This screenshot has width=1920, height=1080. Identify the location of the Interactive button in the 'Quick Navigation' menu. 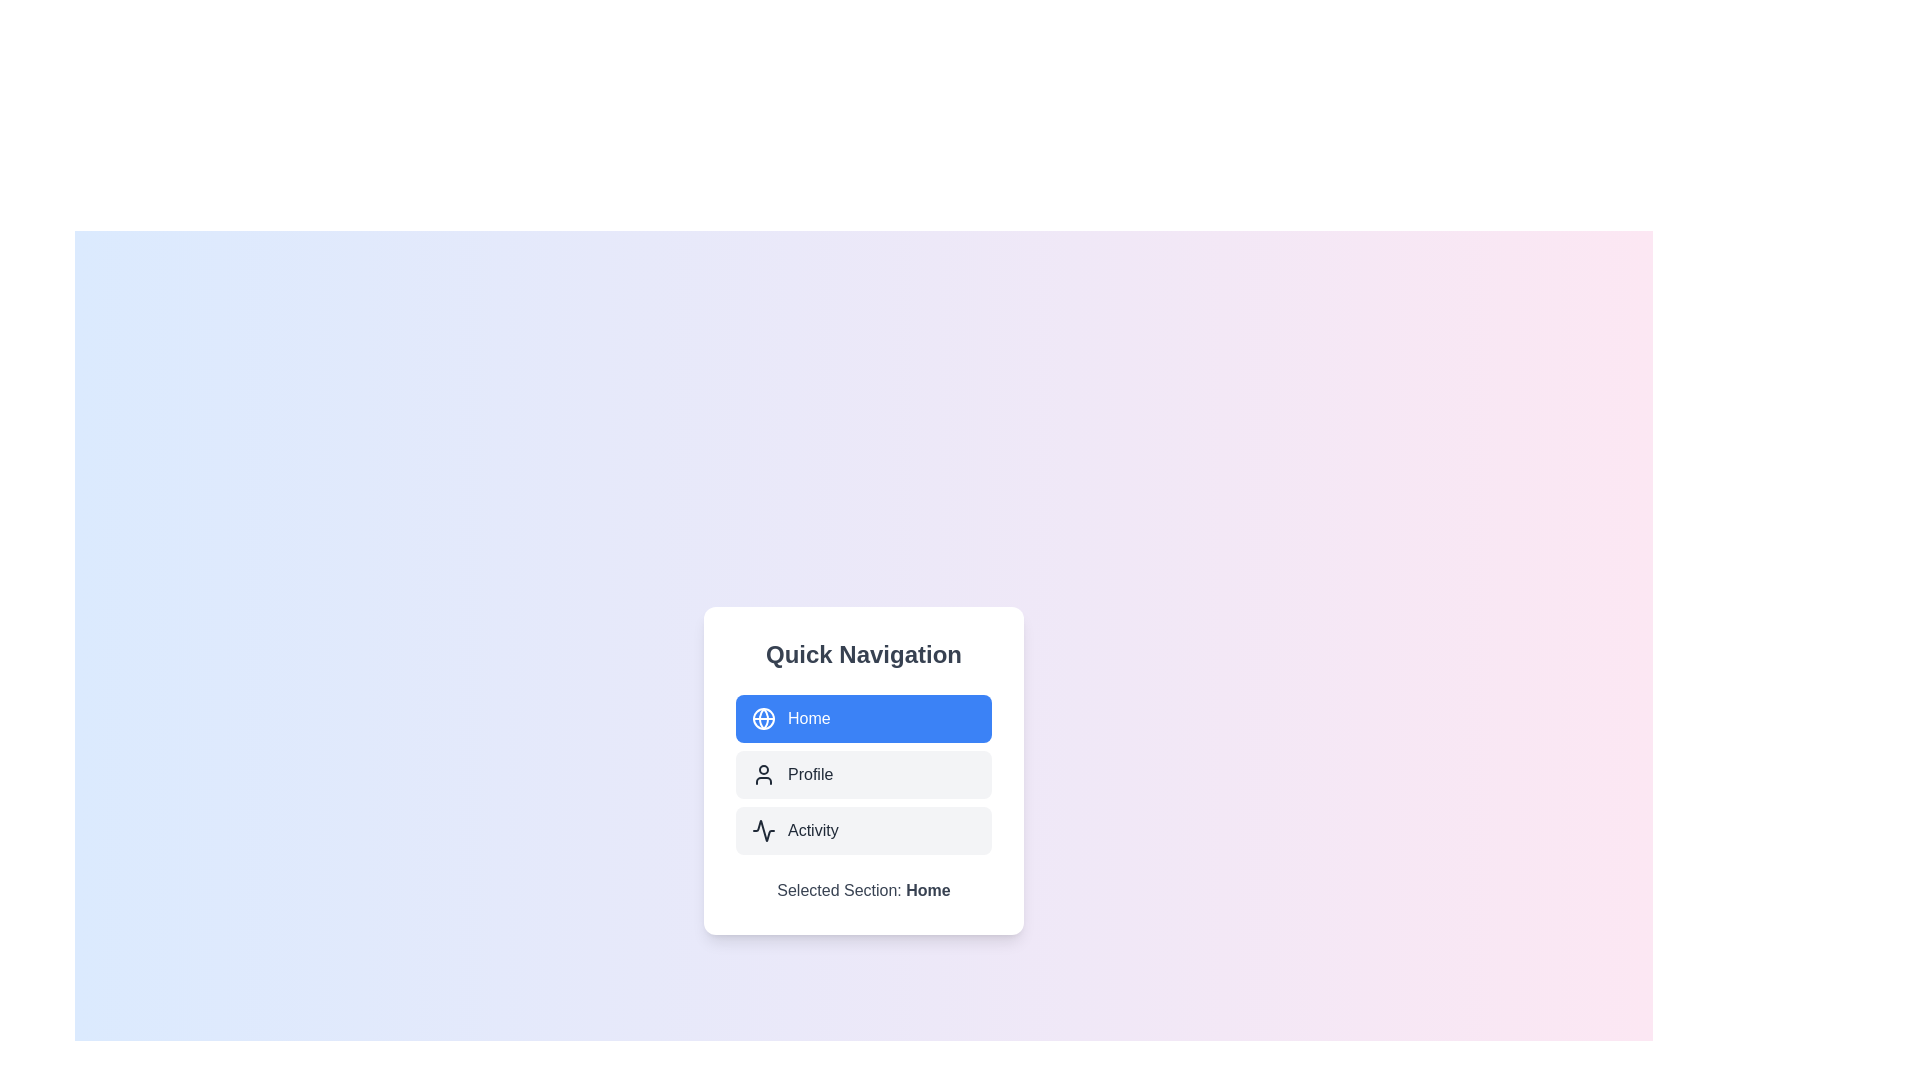
(864, 830).